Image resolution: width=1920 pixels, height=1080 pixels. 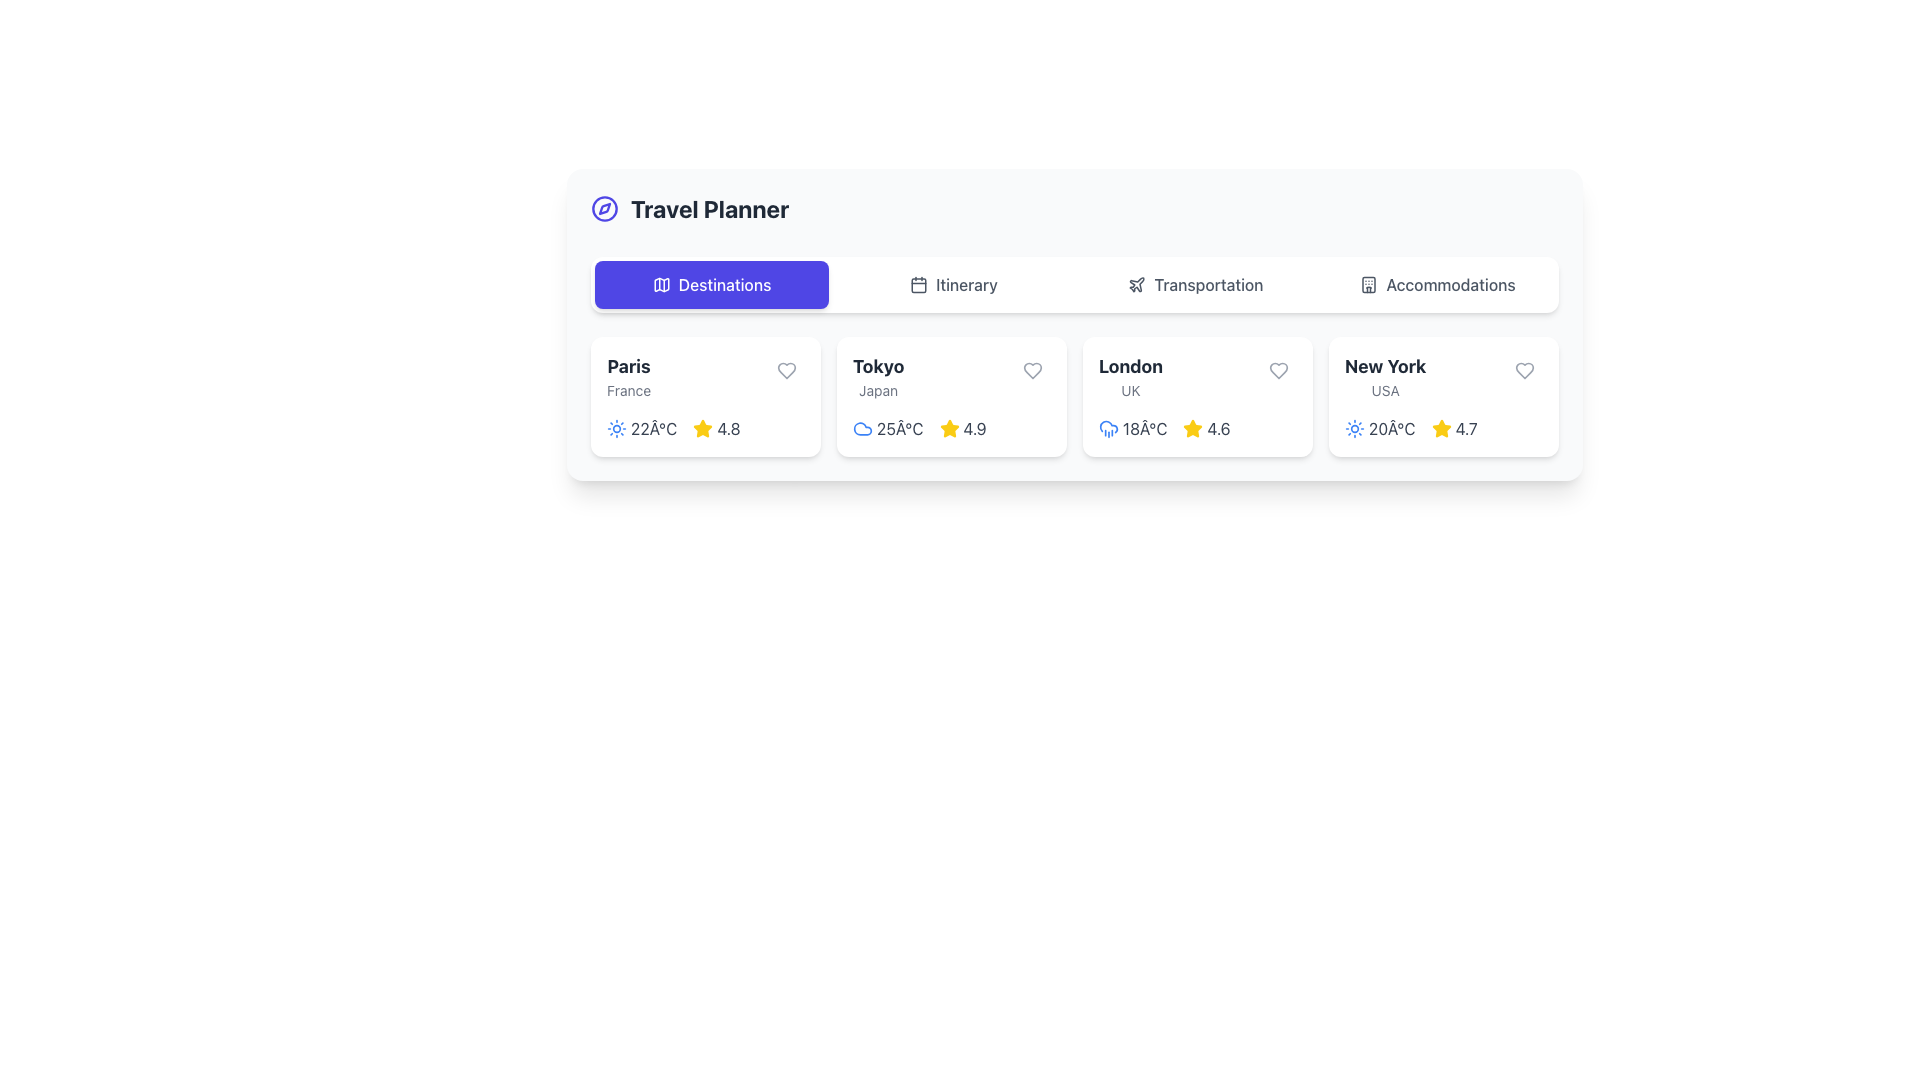 I want to click on contextual information from the Text label located below the destination name 'Paris' within the first column of the grid layout, so click(x=628, y=390).